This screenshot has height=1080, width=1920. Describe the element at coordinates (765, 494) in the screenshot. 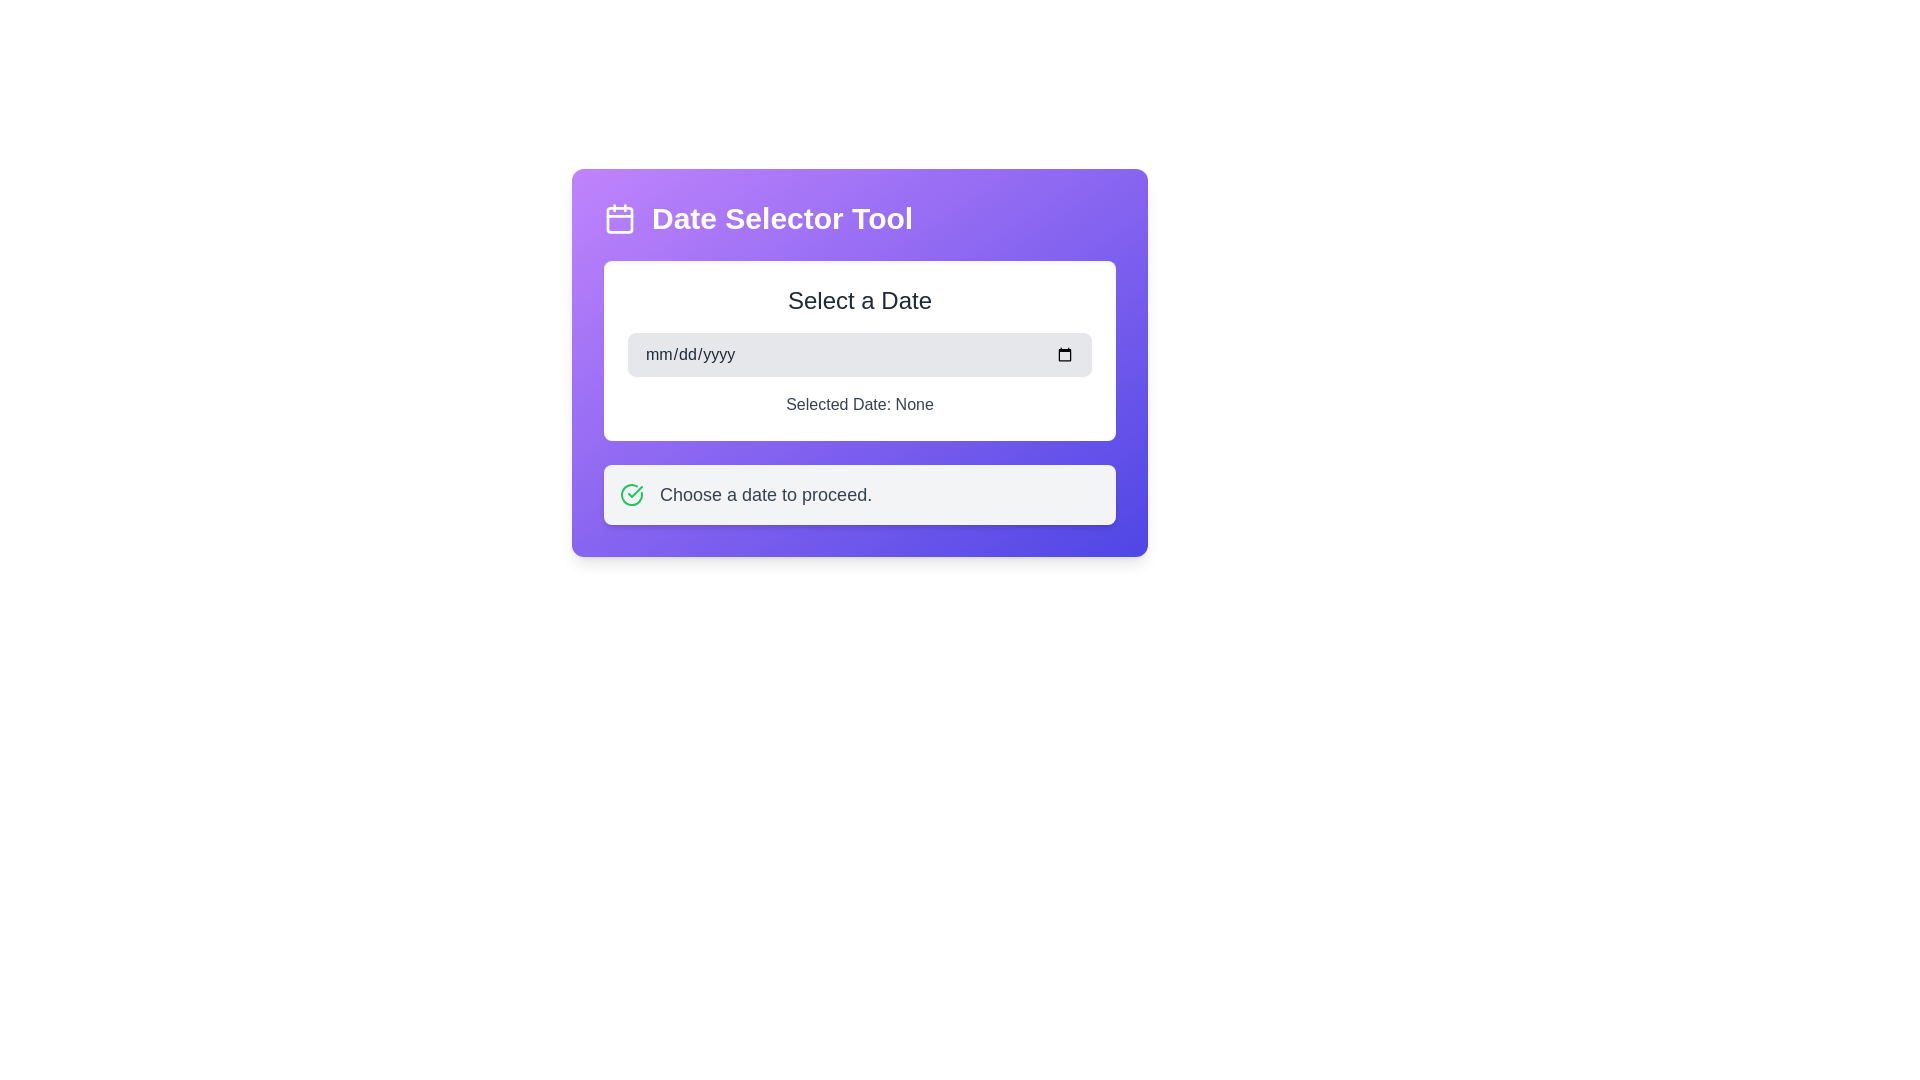

I see `the instructional label that guides the user to select a date, located to the right of a green check icon` at that location.